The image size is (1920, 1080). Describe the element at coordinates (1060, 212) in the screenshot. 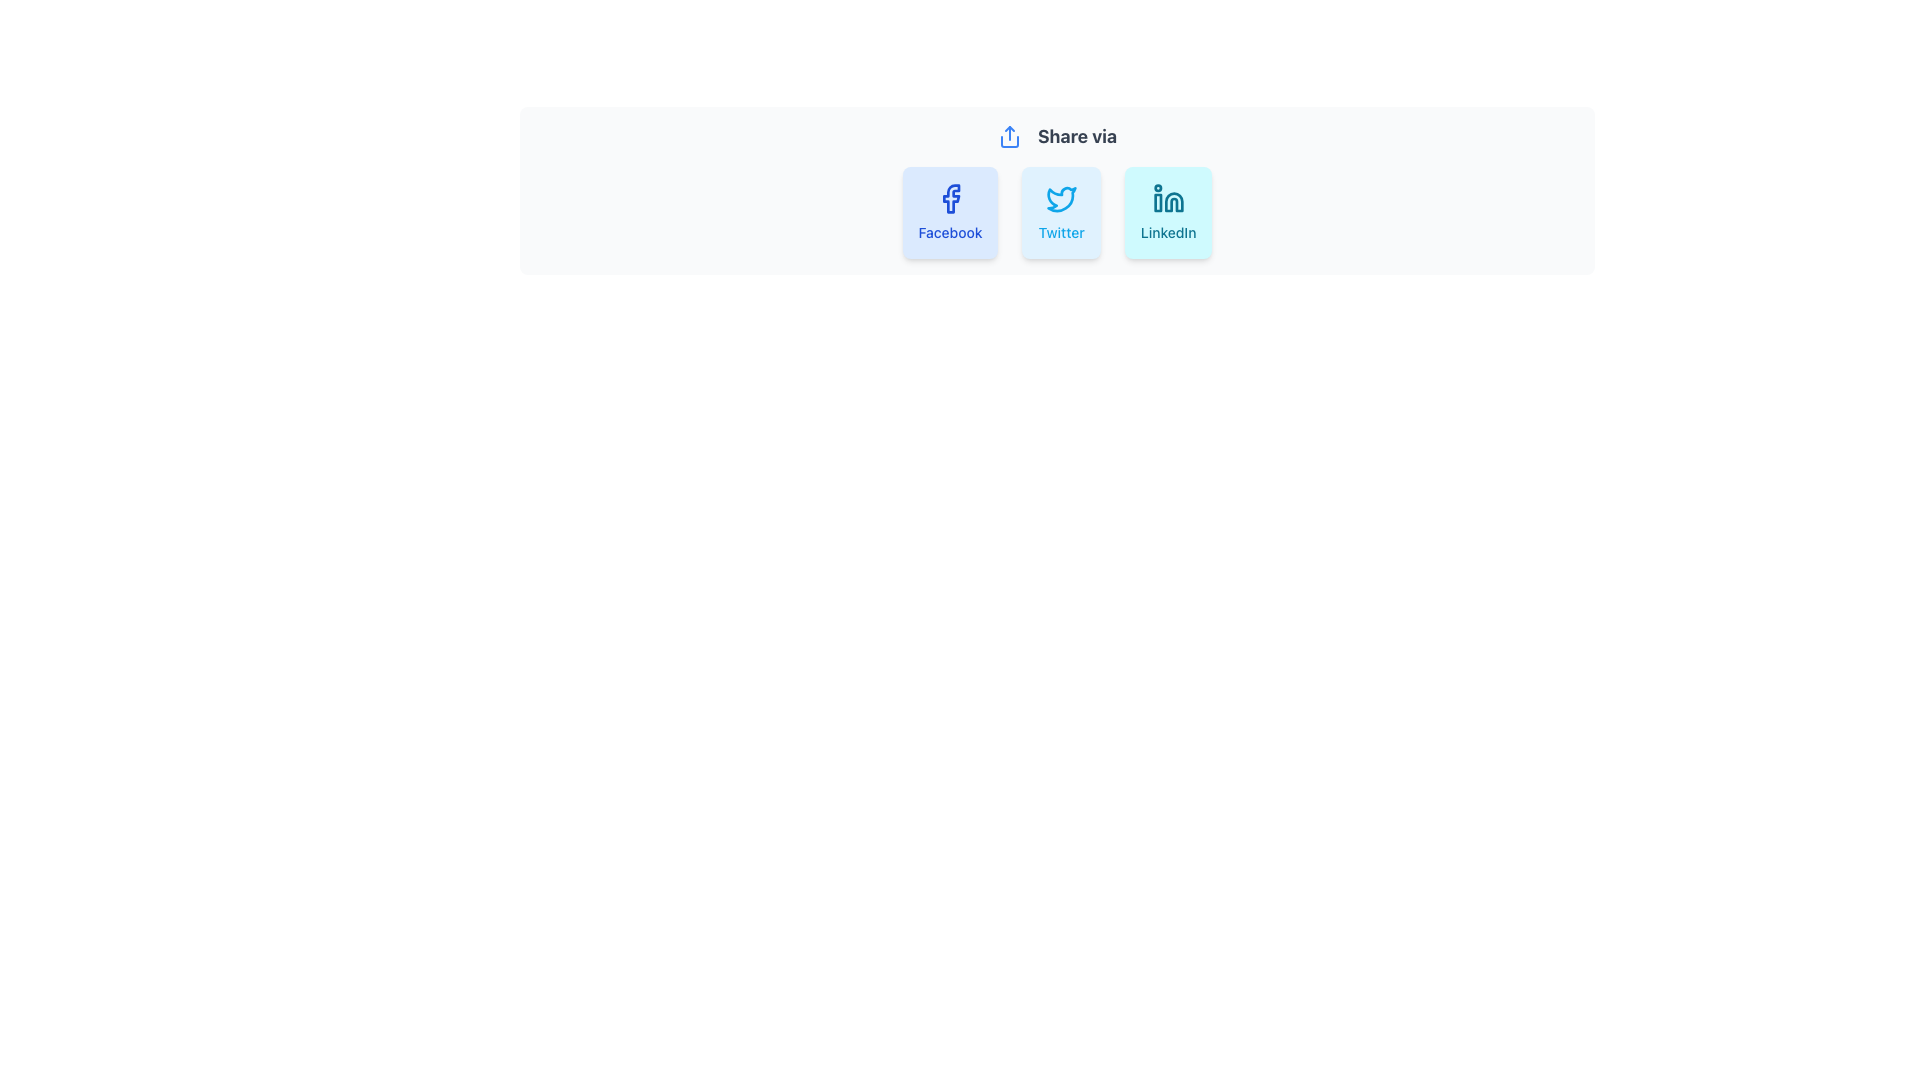

I see `the Twitter button, which has a light blue background and displays the Twitter logo and 'Twitter' label below it` at that location.